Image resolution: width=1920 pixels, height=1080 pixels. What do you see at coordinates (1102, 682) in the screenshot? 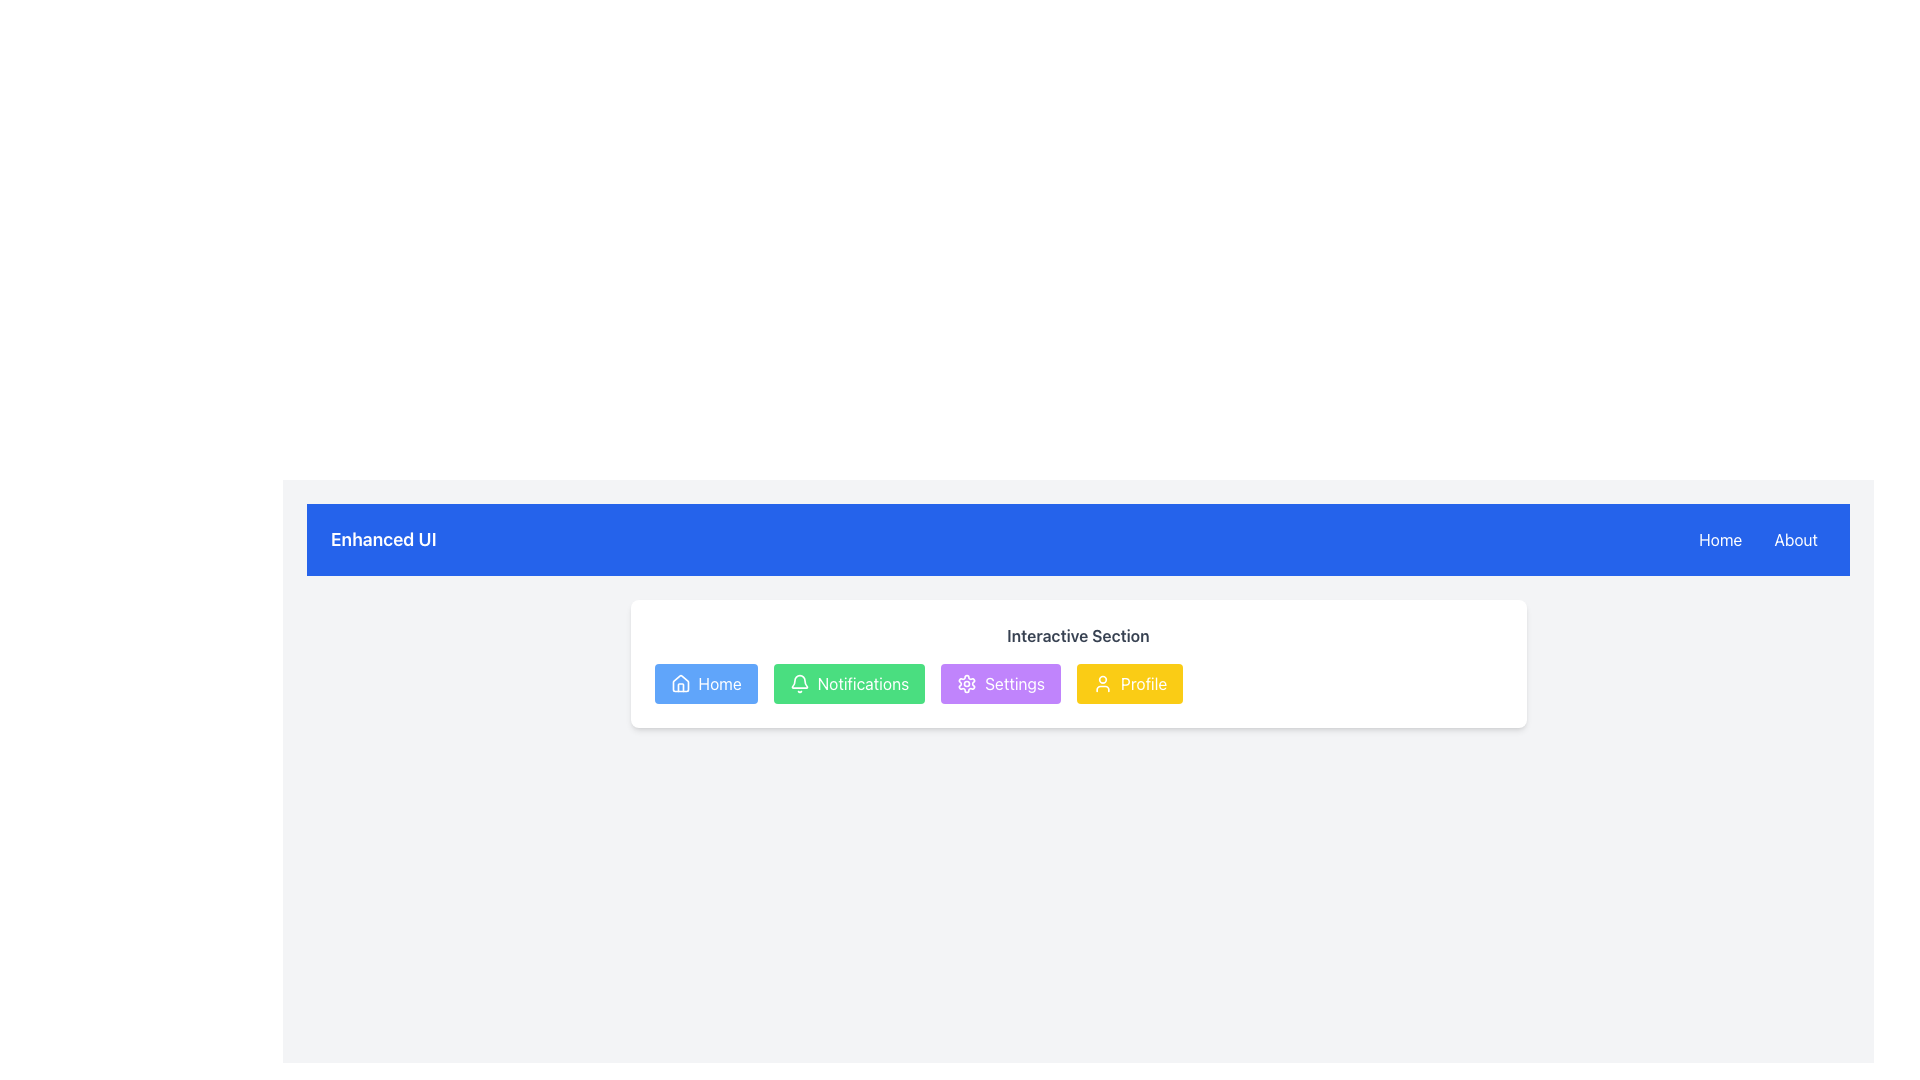
I see `the Decorative icon with a user silhouette that is located within the yellow 'Profile' button in the lower interactive section of the page` at bounding box center [1102, 682].